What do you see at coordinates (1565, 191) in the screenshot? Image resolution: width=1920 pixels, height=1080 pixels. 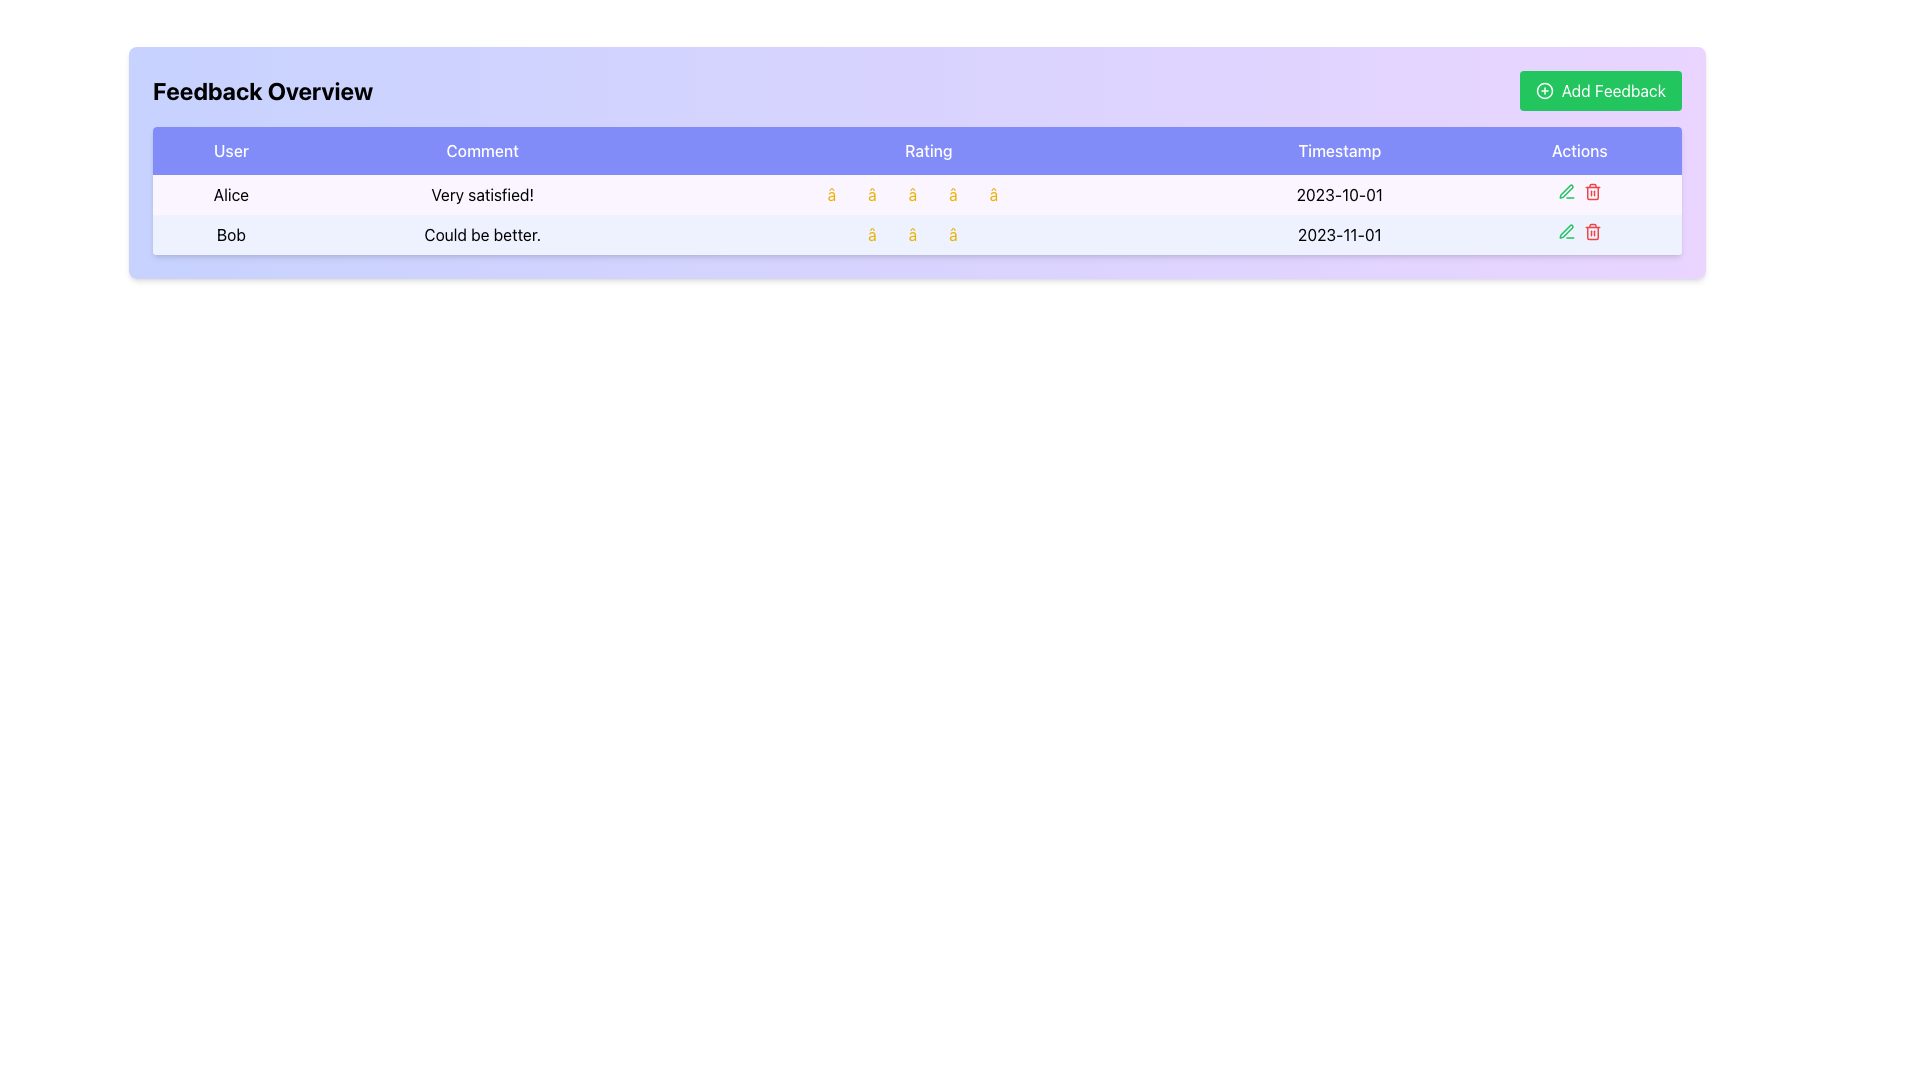 I see `the edit icon located in the second row of the feedback table in the 'Actions' column, which is adjacent to the trashcan icon` at bounding box center [1565, 191].